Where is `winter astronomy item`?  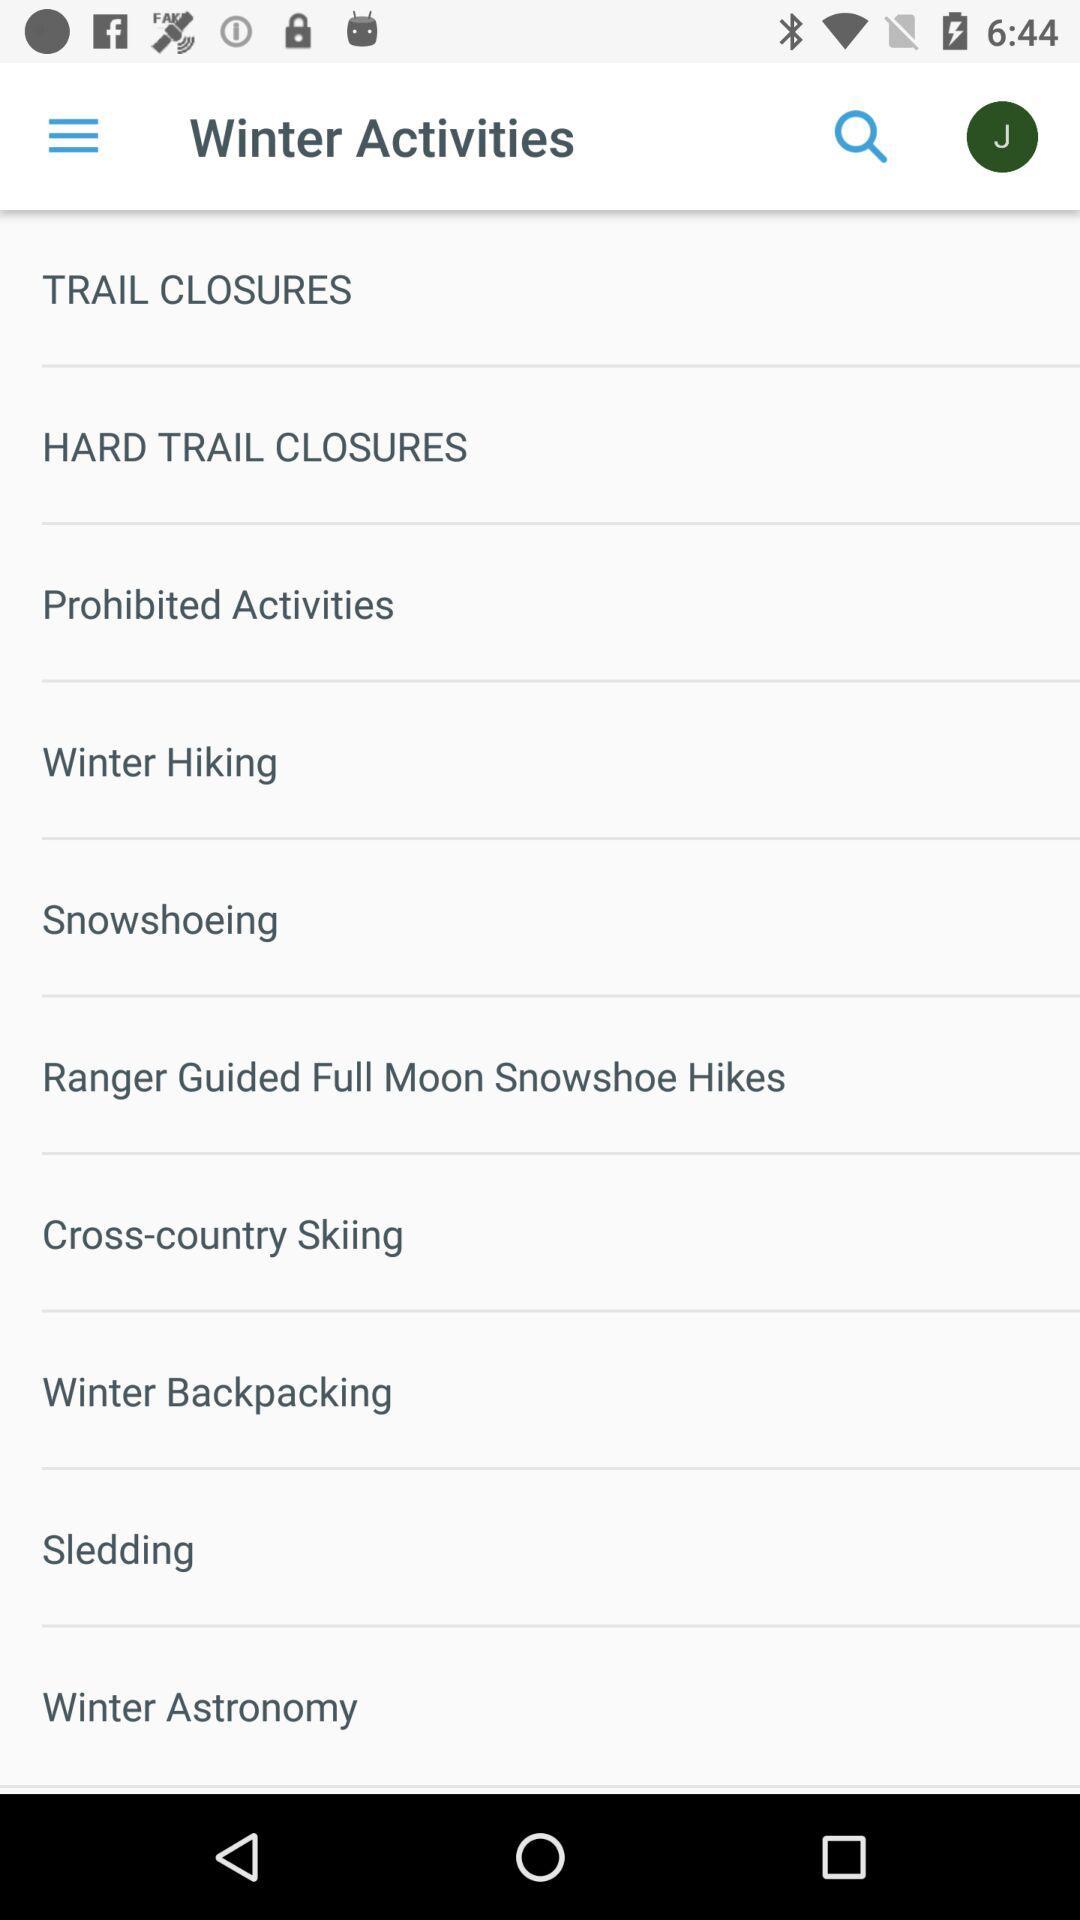 winter astronomy item is located at coordinates (560, 1704).